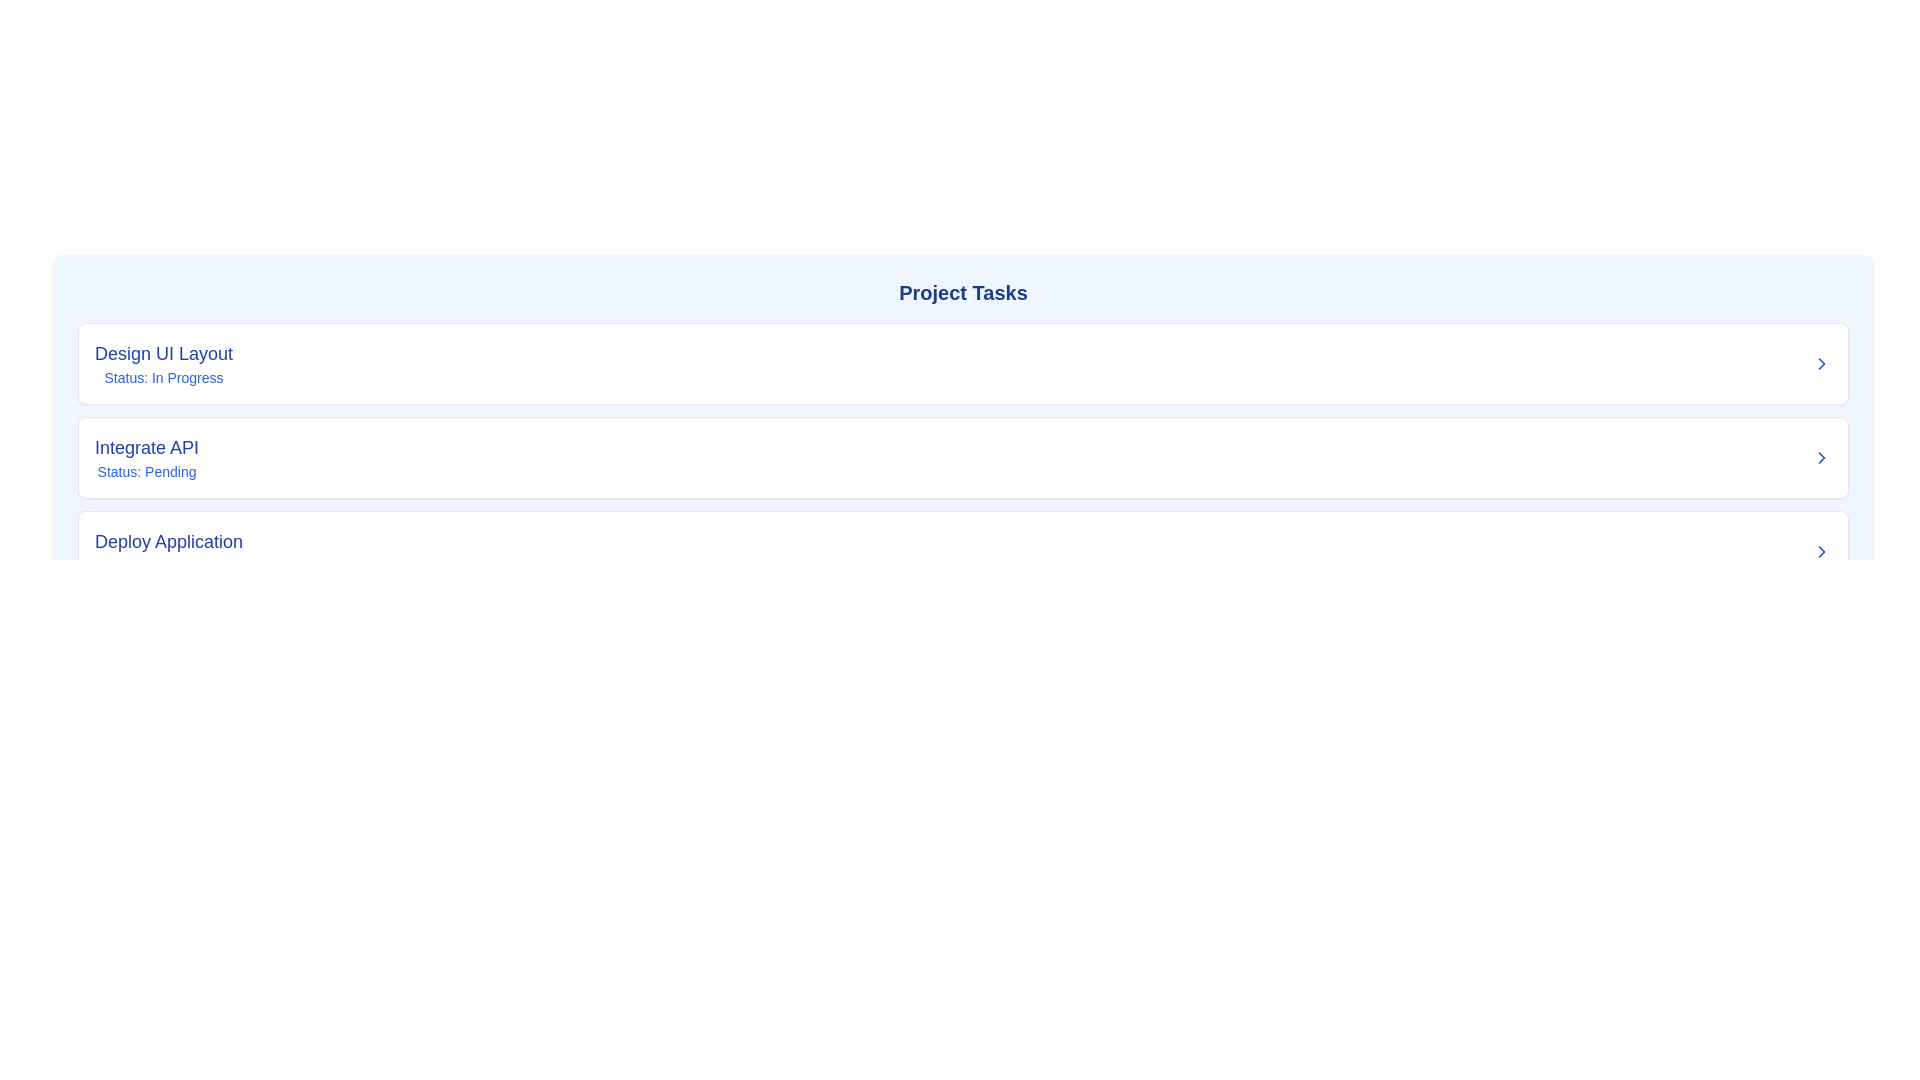 This screenshot has width=1920, height=1080. Describe the element at coordinates (1822, 363) in the screenshot. I see `the Chevron icon located at the right end of the list item titled 'Design UI Layout - Status: In Progress', which indicates that the item can be expanded or navigated to a detailed view` at that location.